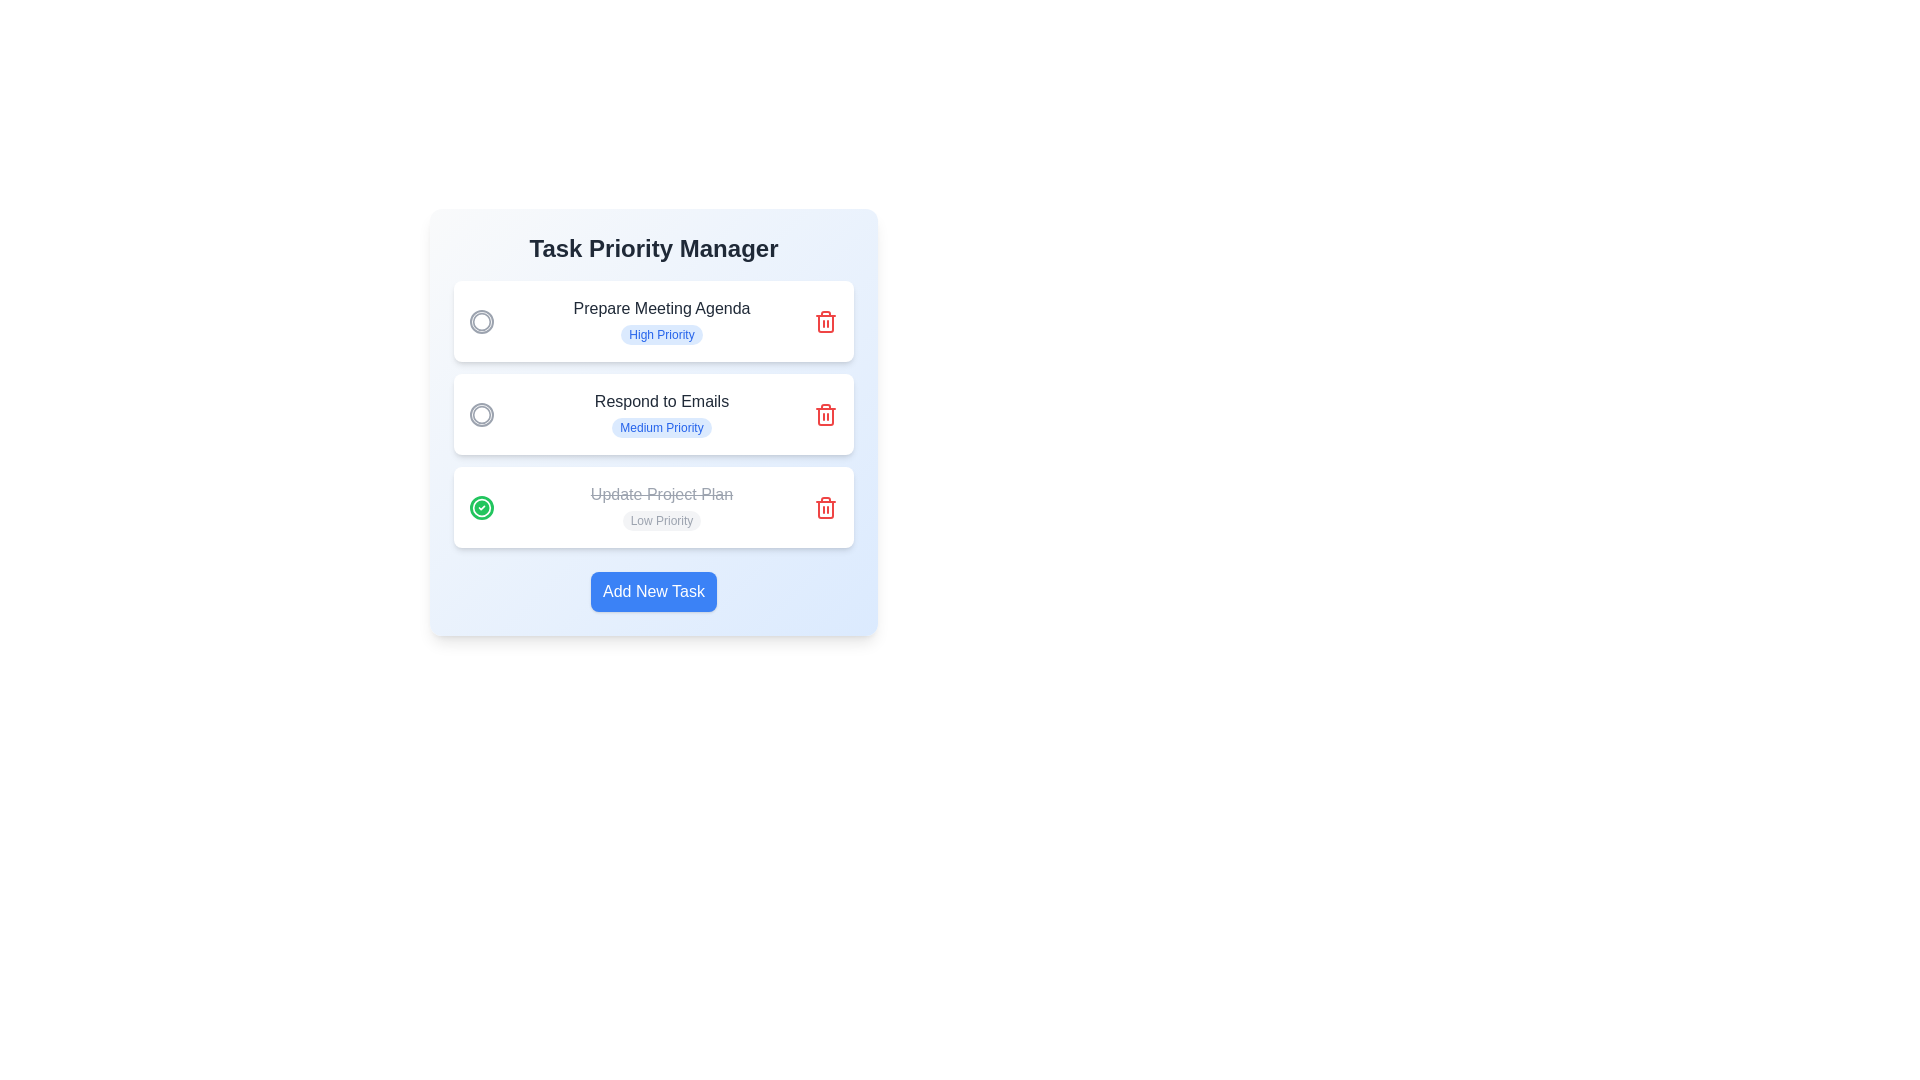 Image resolution: width=1920 pixels, height=1080 pixels. I want to click on the title Text Label of the task management interface, which introduces the purpose of the displayed widget, so click(653, 248).